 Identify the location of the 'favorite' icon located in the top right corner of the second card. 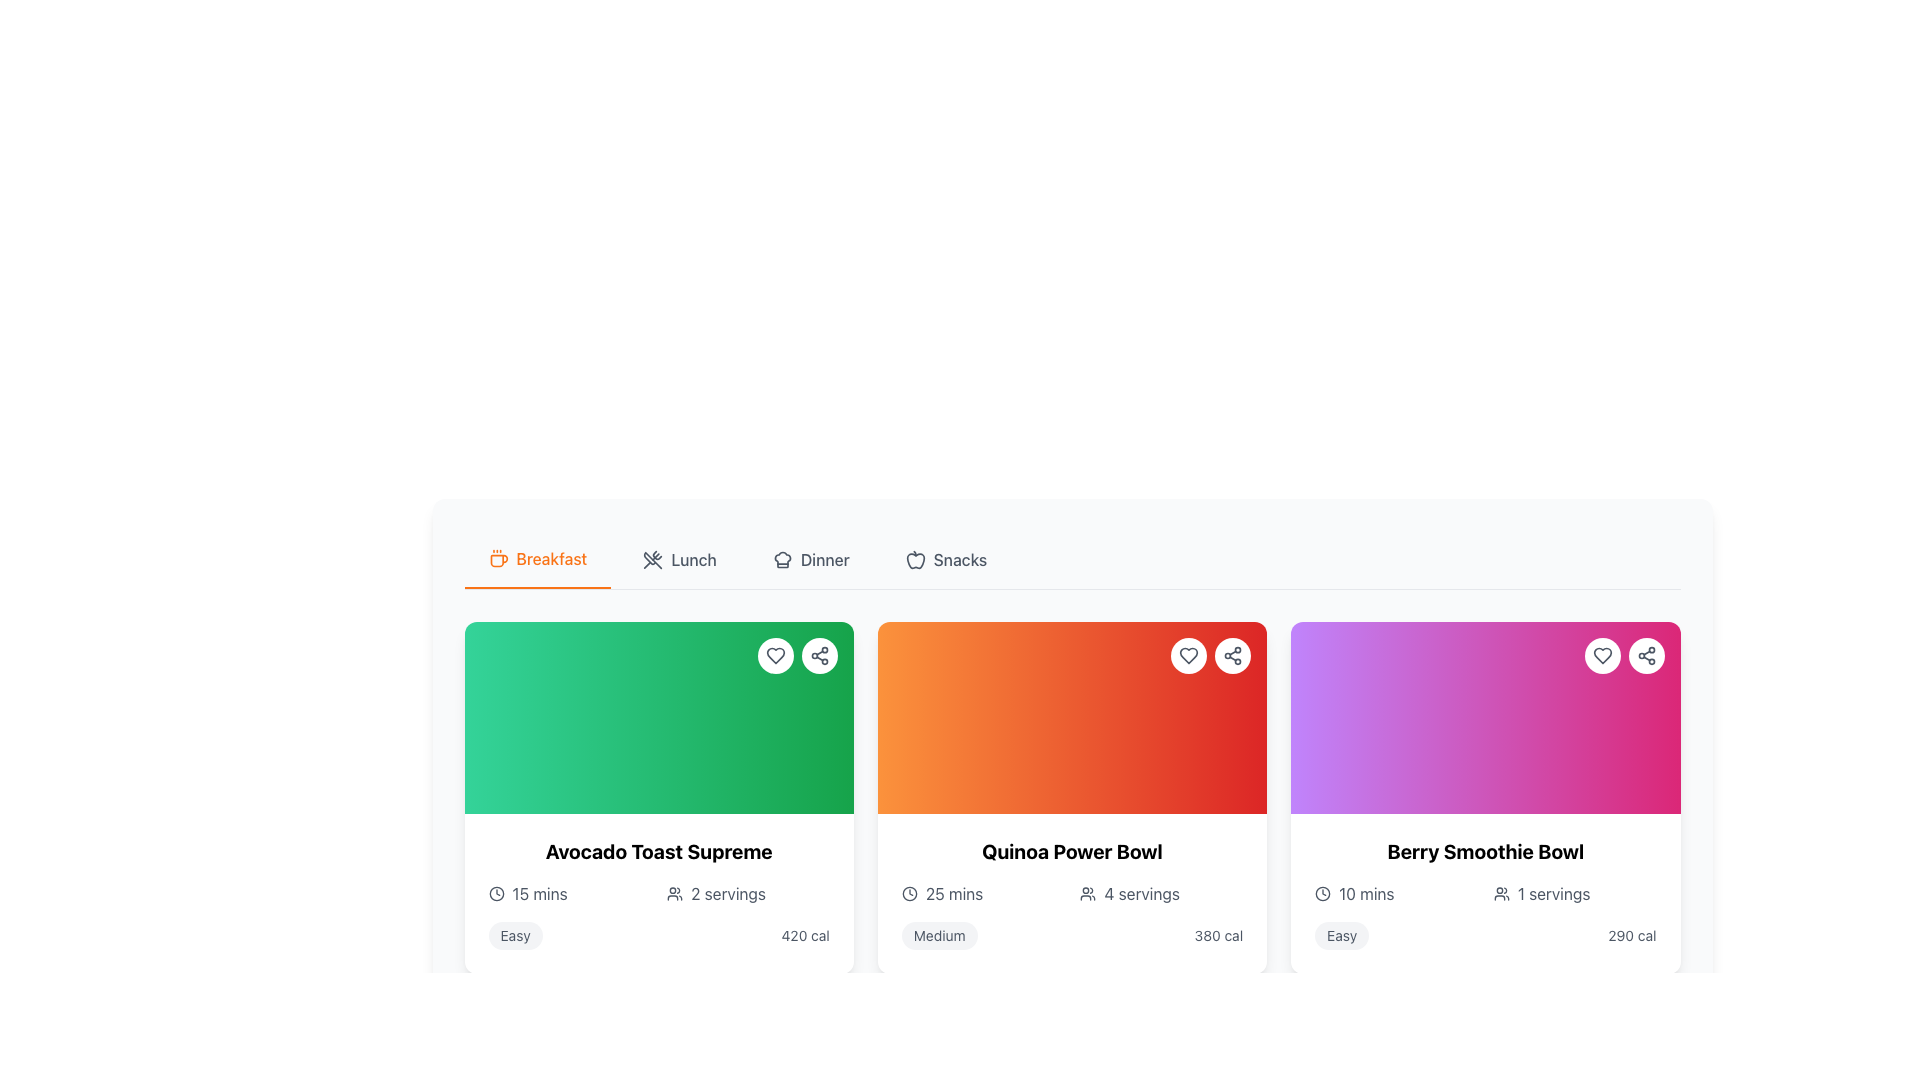
(1189, 655).